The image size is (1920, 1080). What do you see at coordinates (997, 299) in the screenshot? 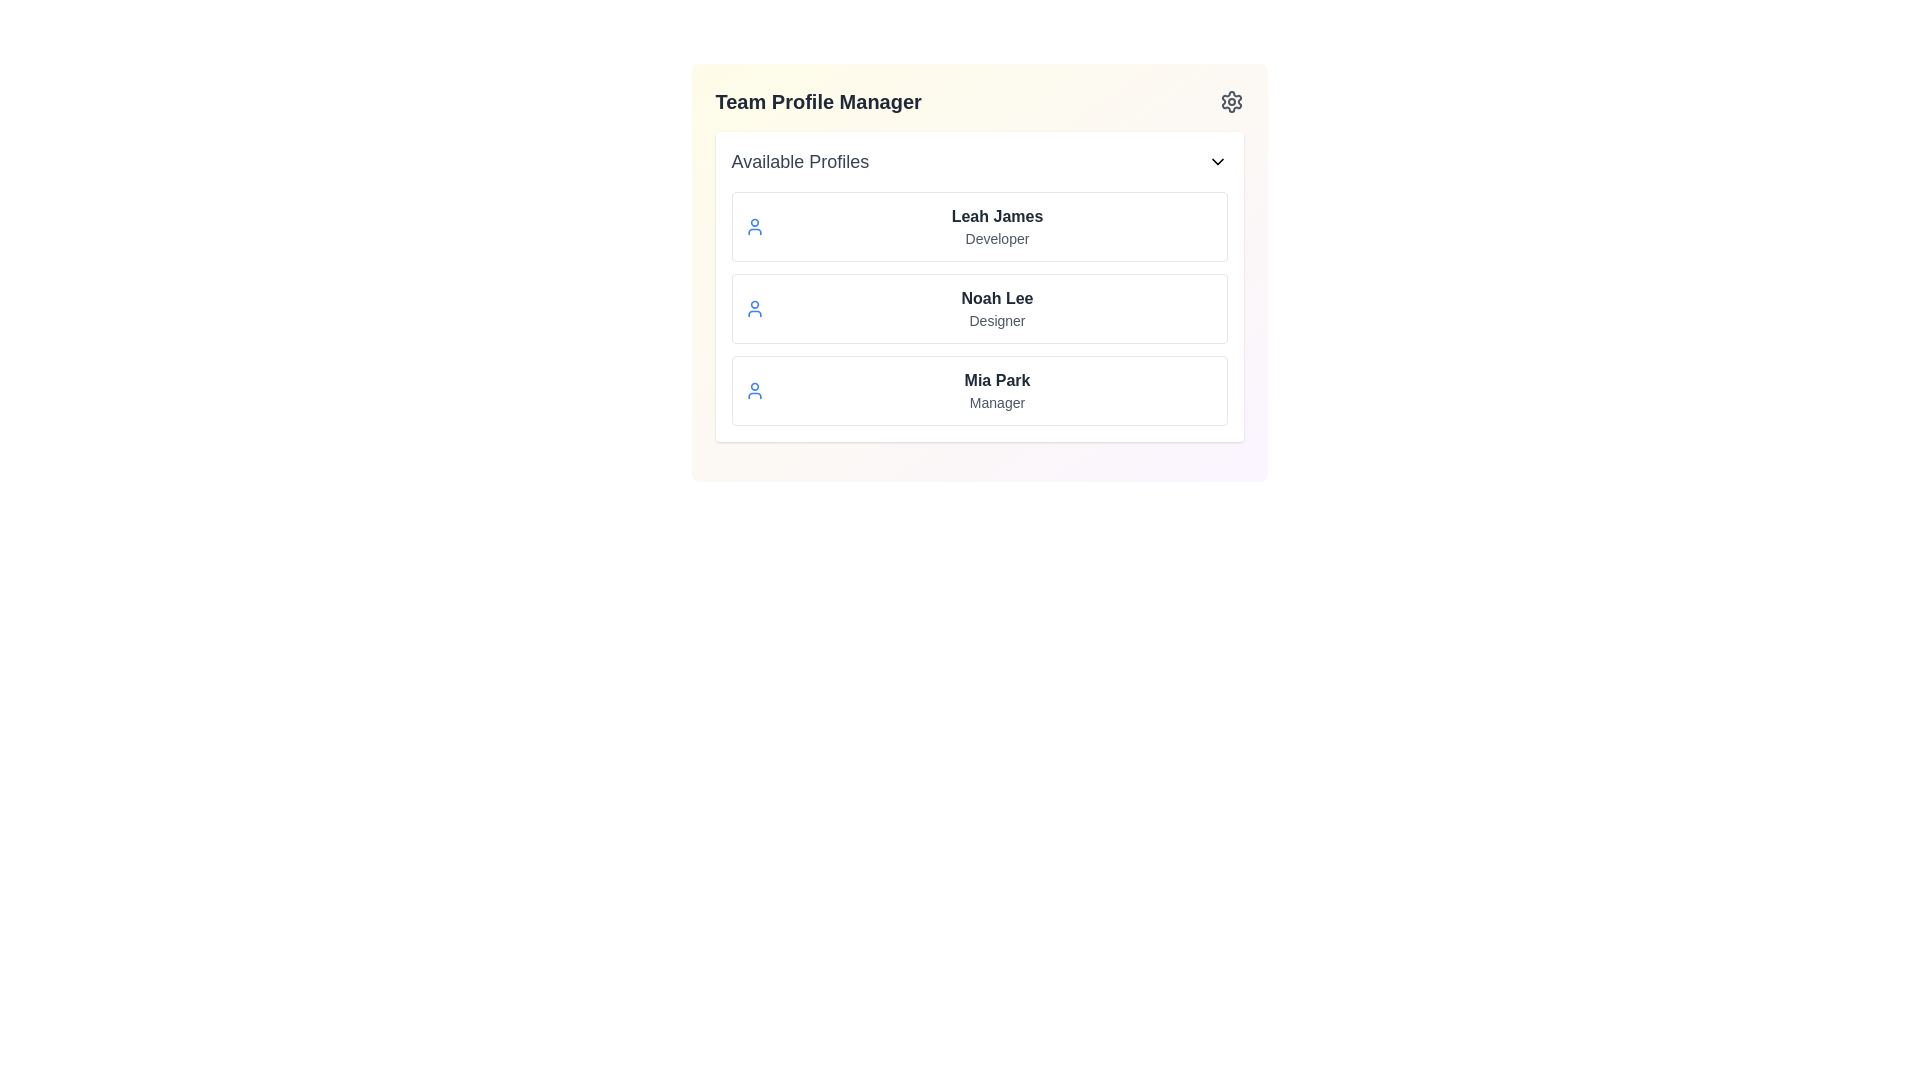
I see `the profile name label in the second profile entry, located above the 'Designer' description` at bounding box center [997, 299].